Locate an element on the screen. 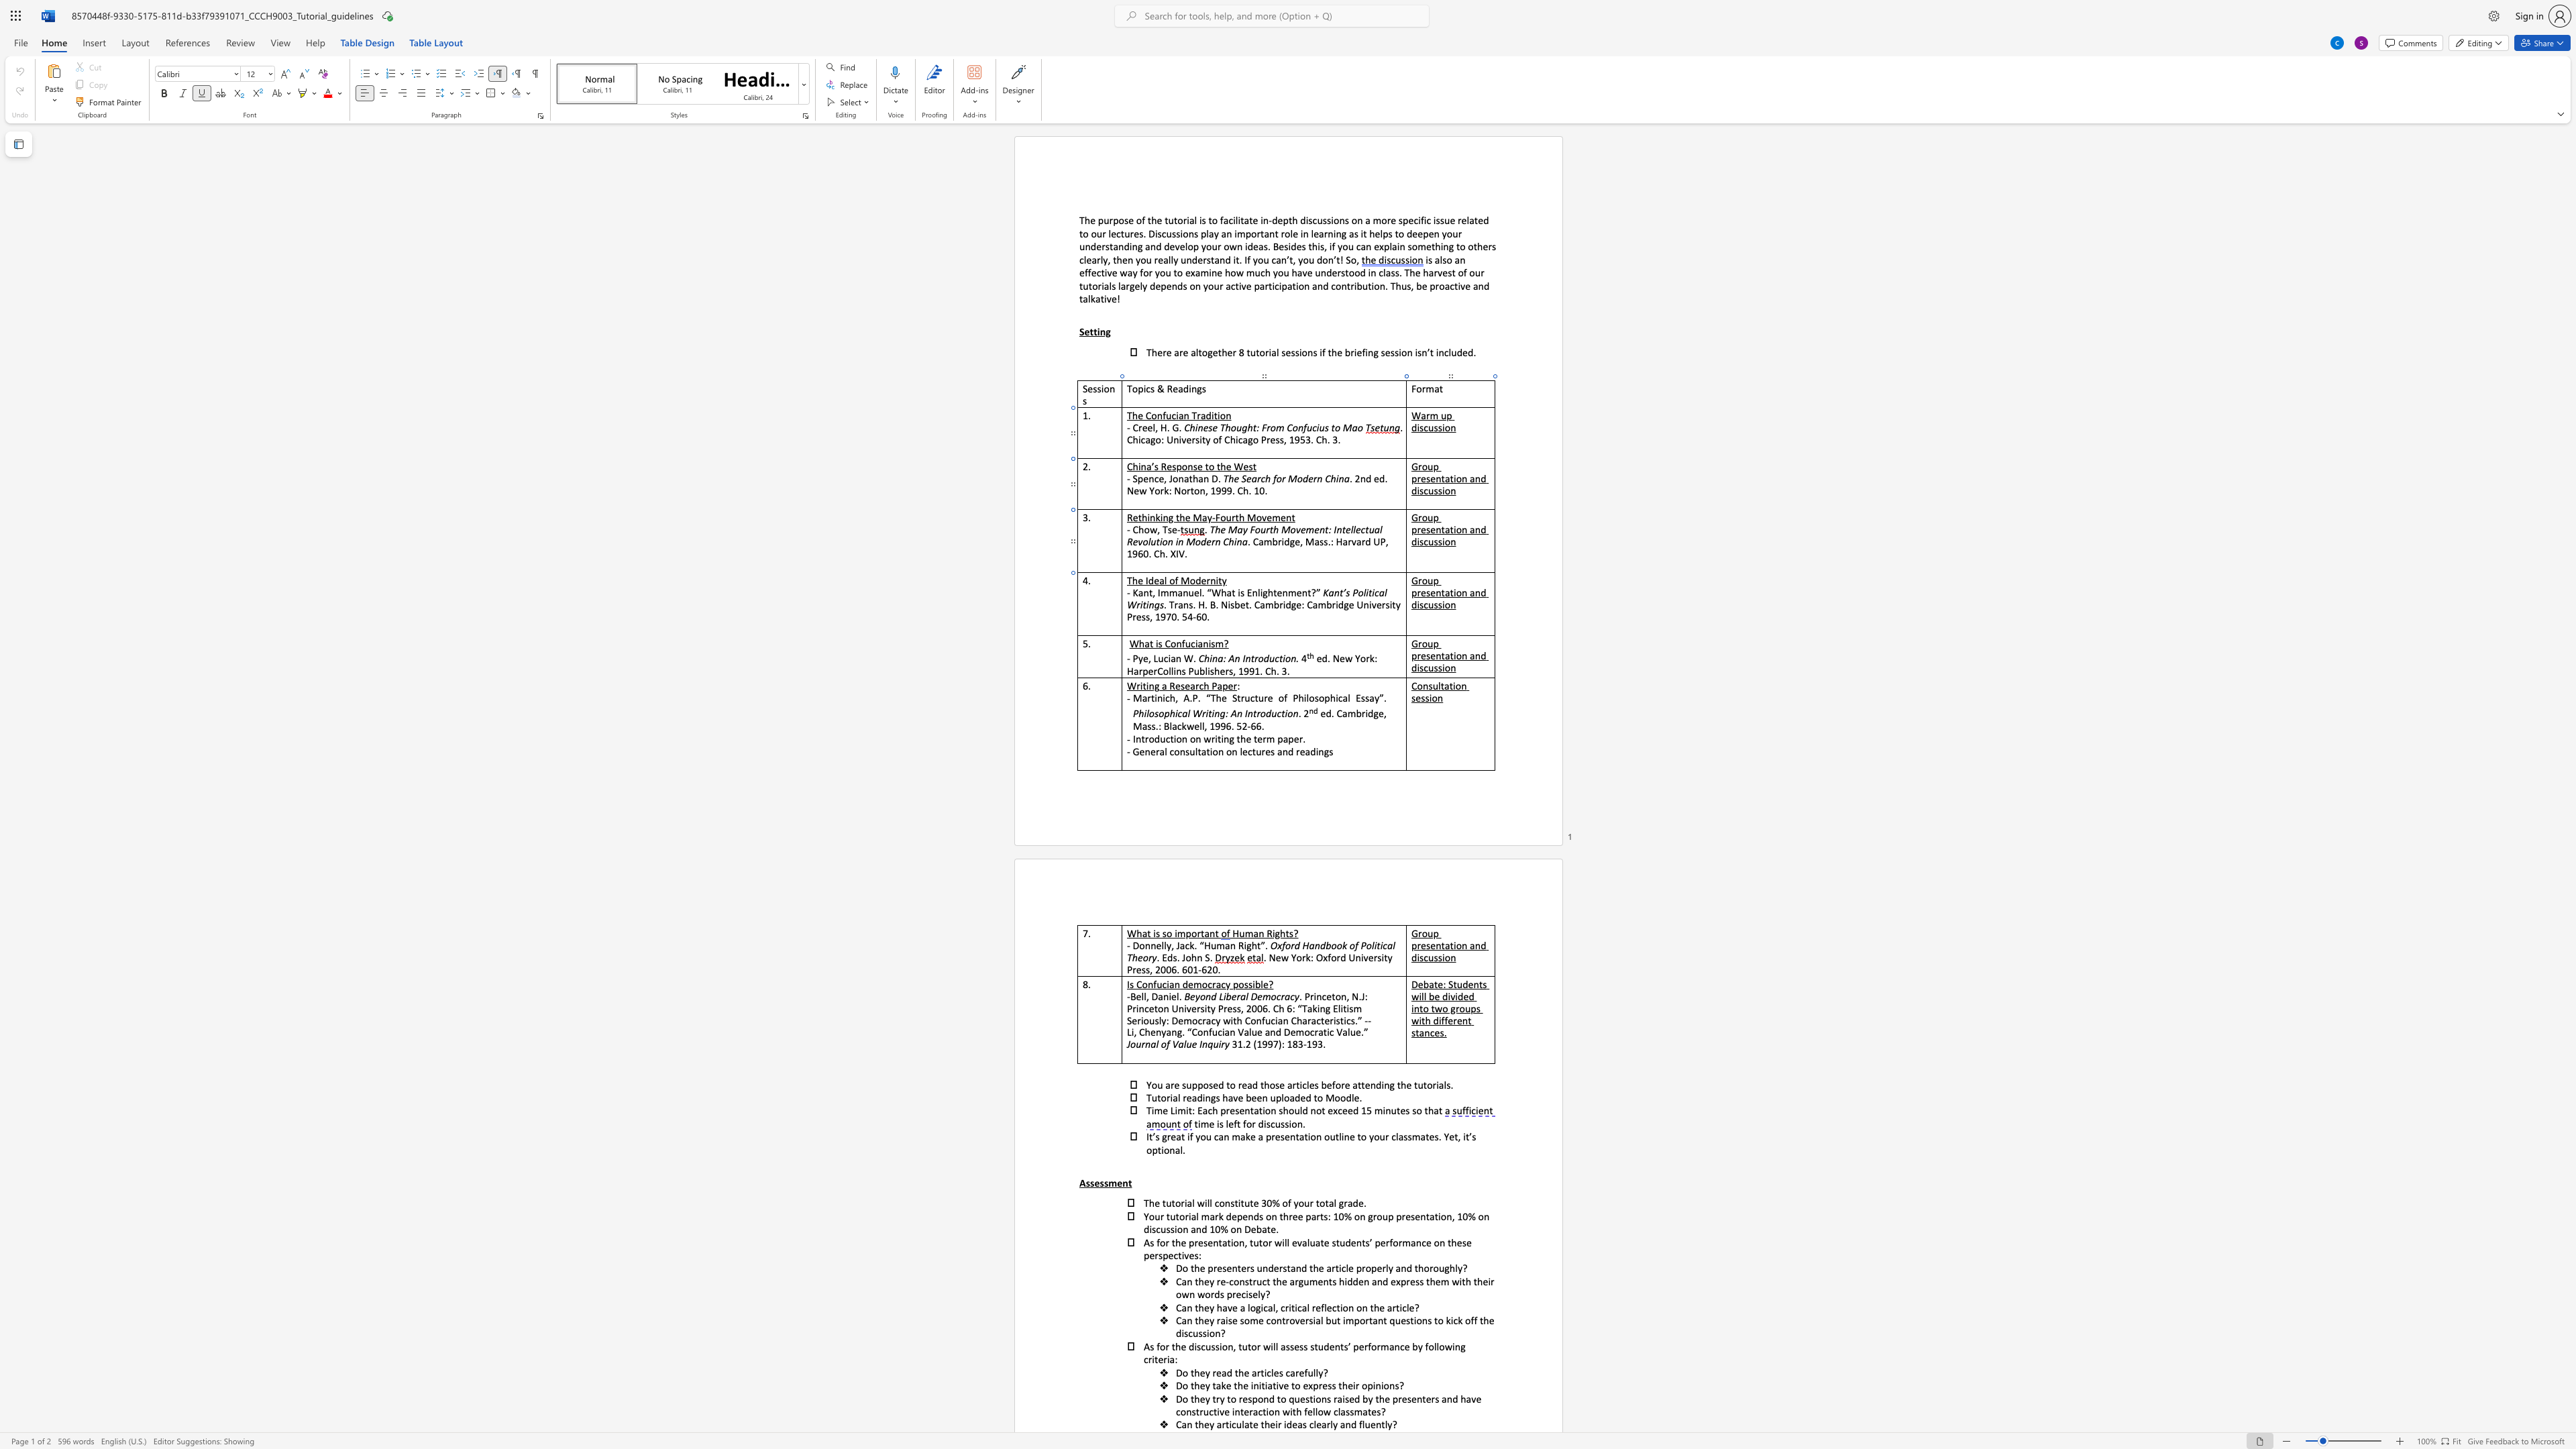 Image resolution: width=2576 pixels, height=1449 pixels. the 2th character "p" in the text is located at coordinates (1413, 591).